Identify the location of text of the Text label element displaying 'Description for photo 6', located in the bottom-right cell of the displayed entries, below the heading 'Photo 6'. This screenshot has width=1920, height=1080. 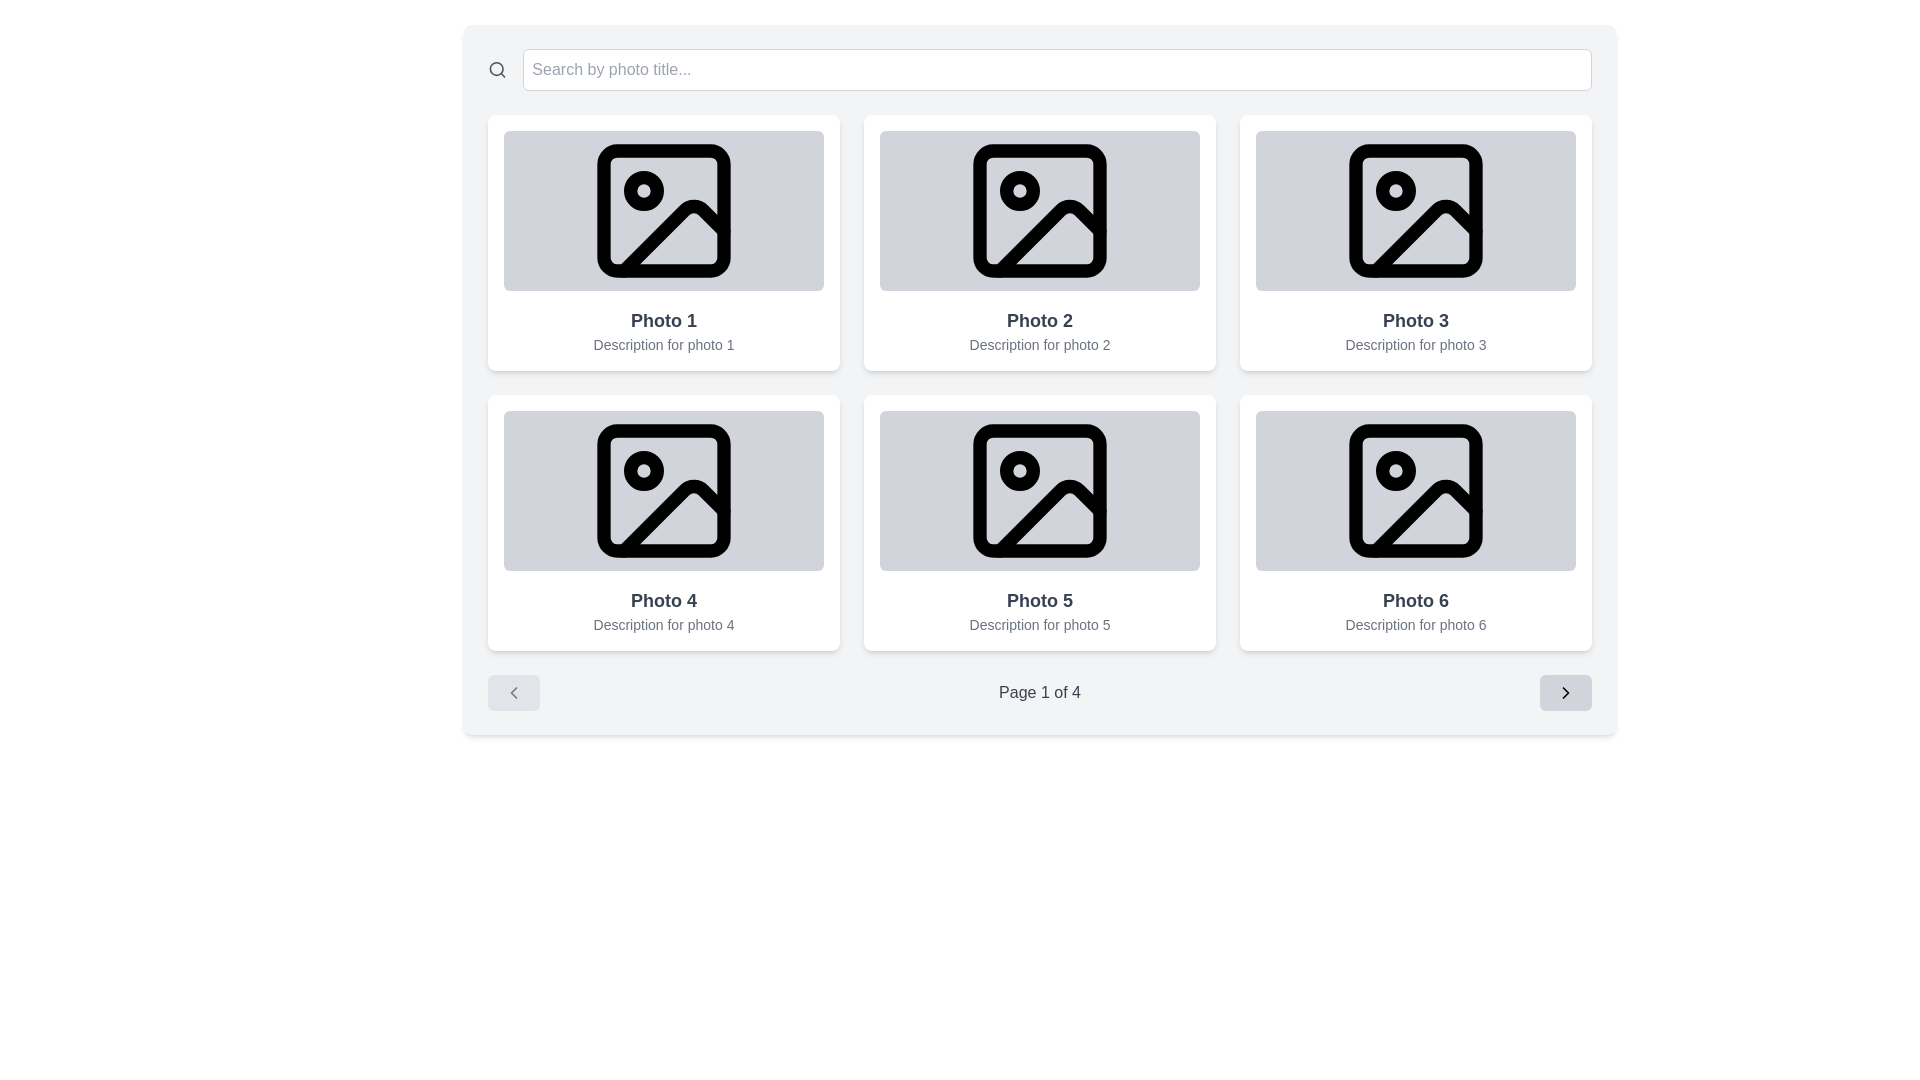
(1415, 623).